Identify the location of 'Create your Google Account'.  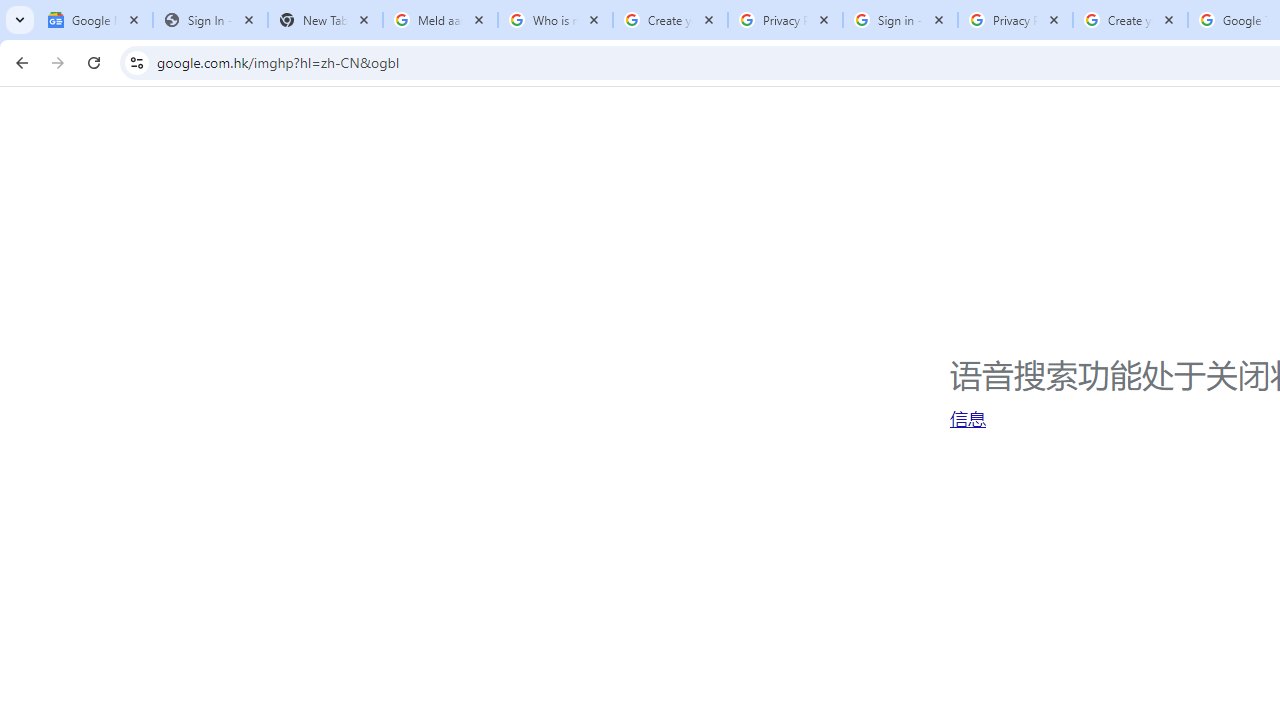
(1130, 20).